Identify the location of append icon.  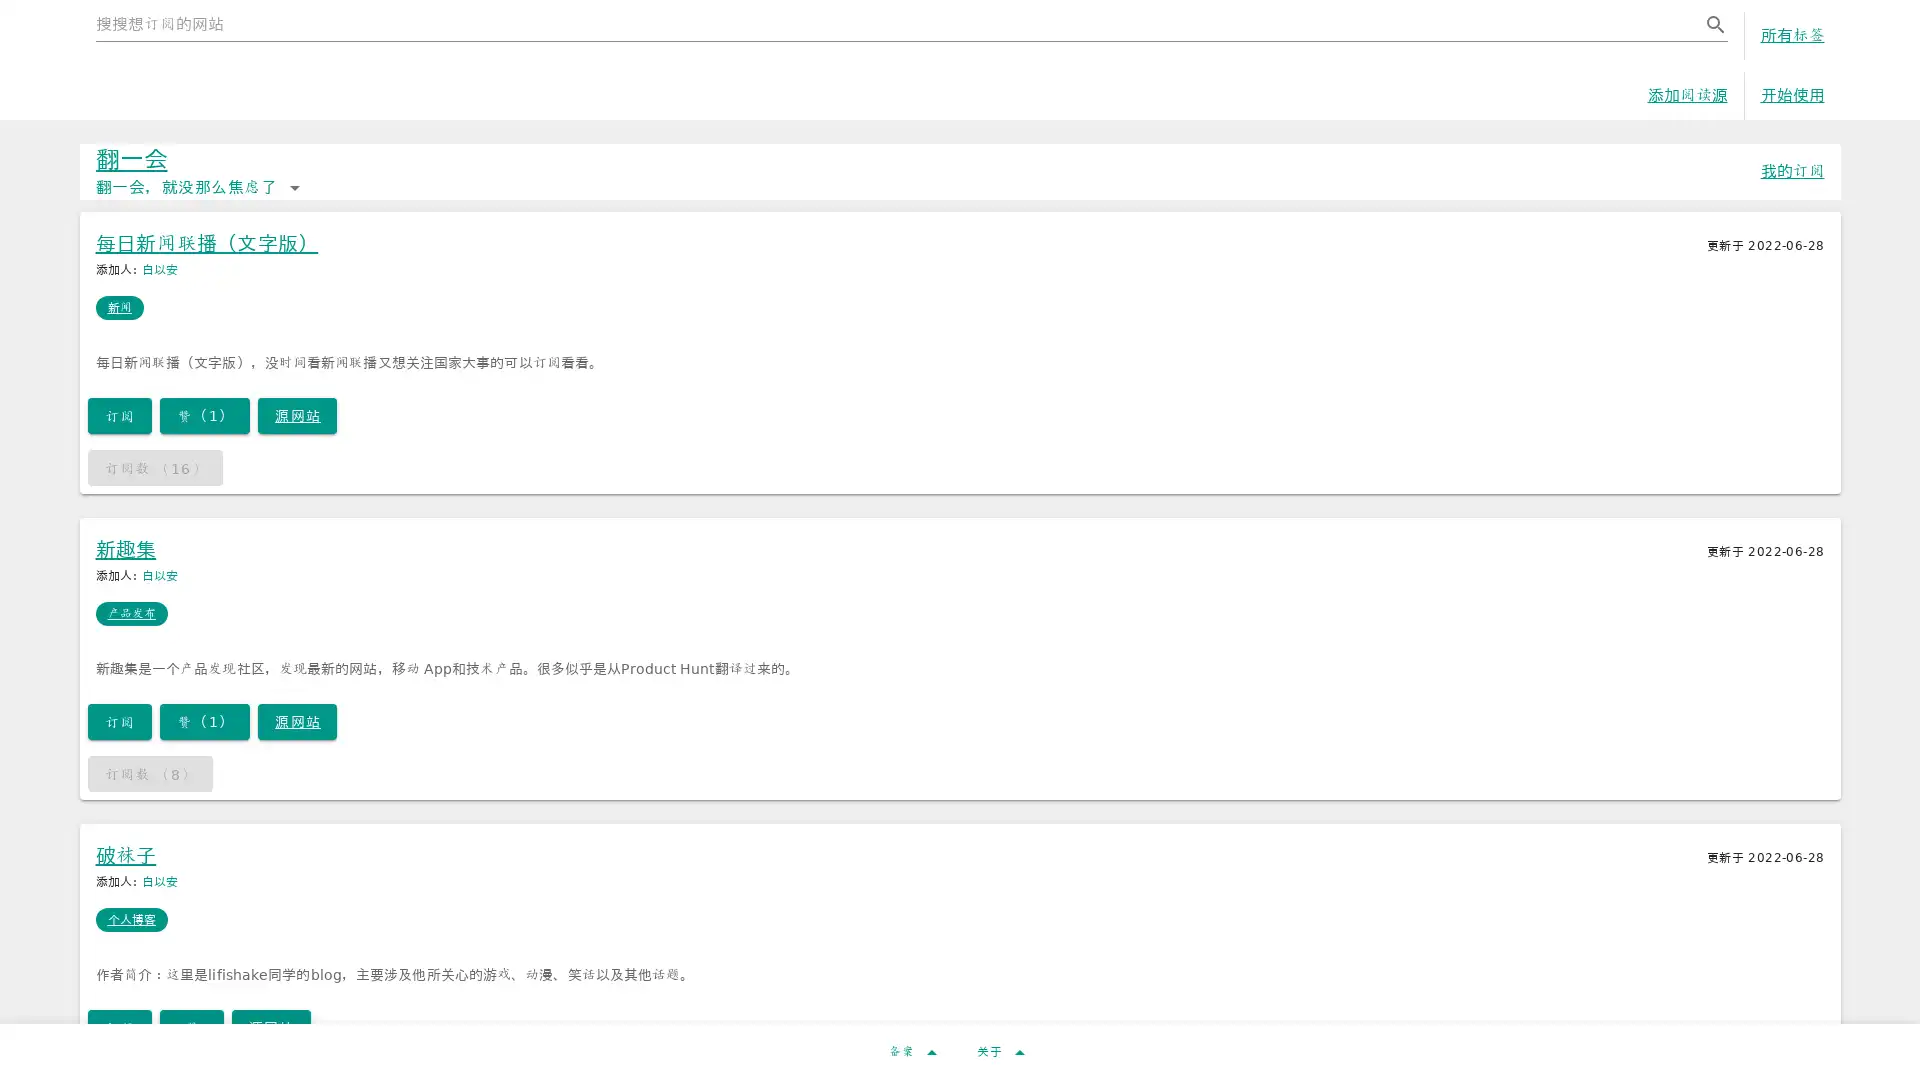
(1713, 24).